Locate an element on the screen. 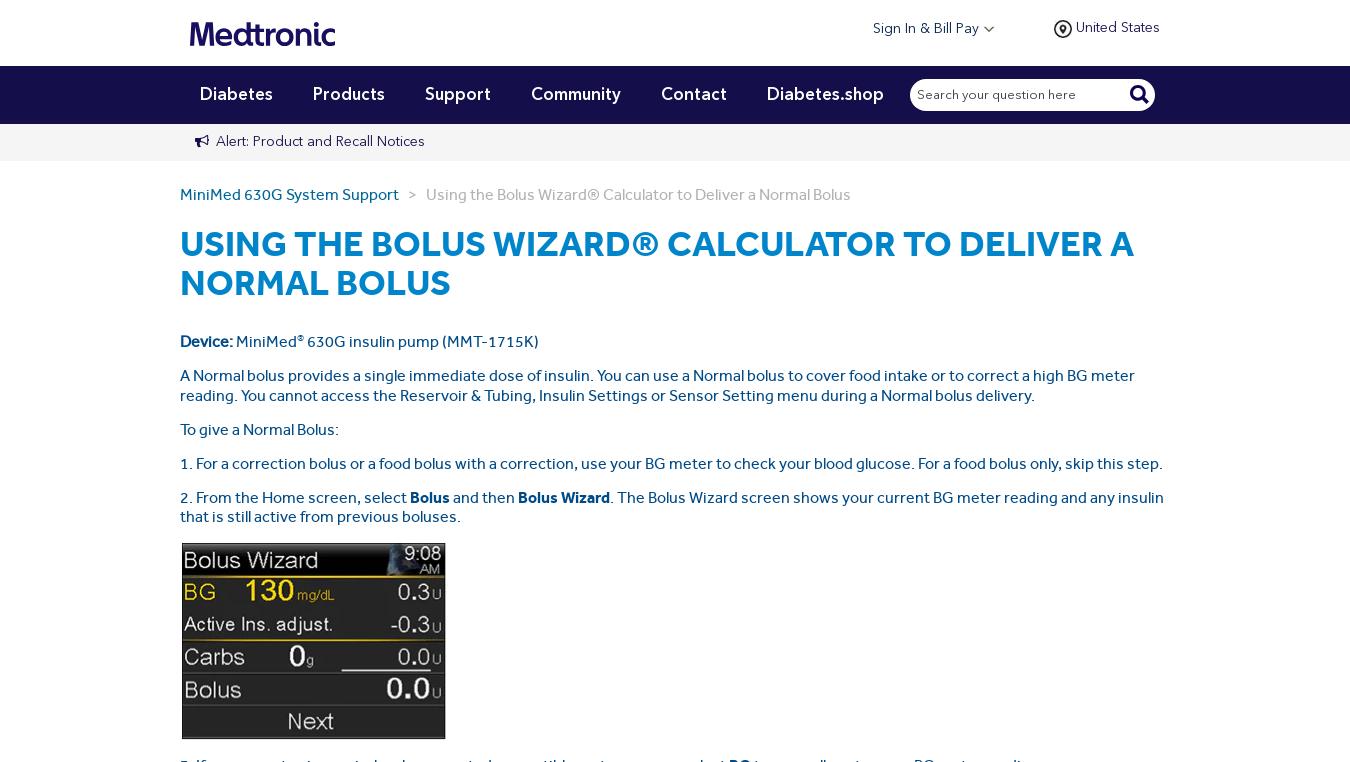 Image resolution: width=1350 pixels, height=762 pixels. 'Sign In & Bill Pay' is located at coordinates (873, 28).